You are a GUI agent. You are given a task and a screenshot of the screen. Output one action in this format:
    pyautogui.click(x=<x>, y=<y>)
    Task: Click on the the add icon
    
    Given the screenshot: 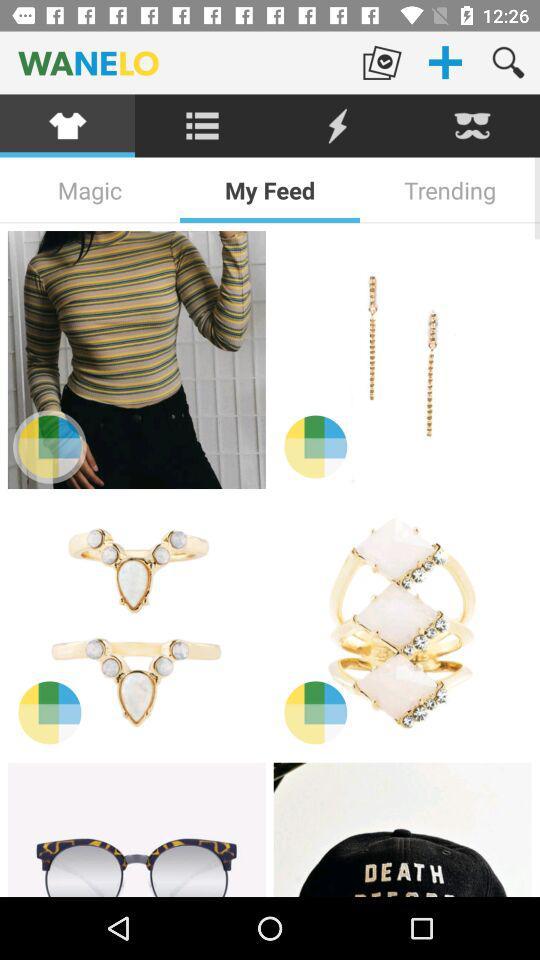 What is the action you would take?
    pyautogui.click(x=445, y=62)
    